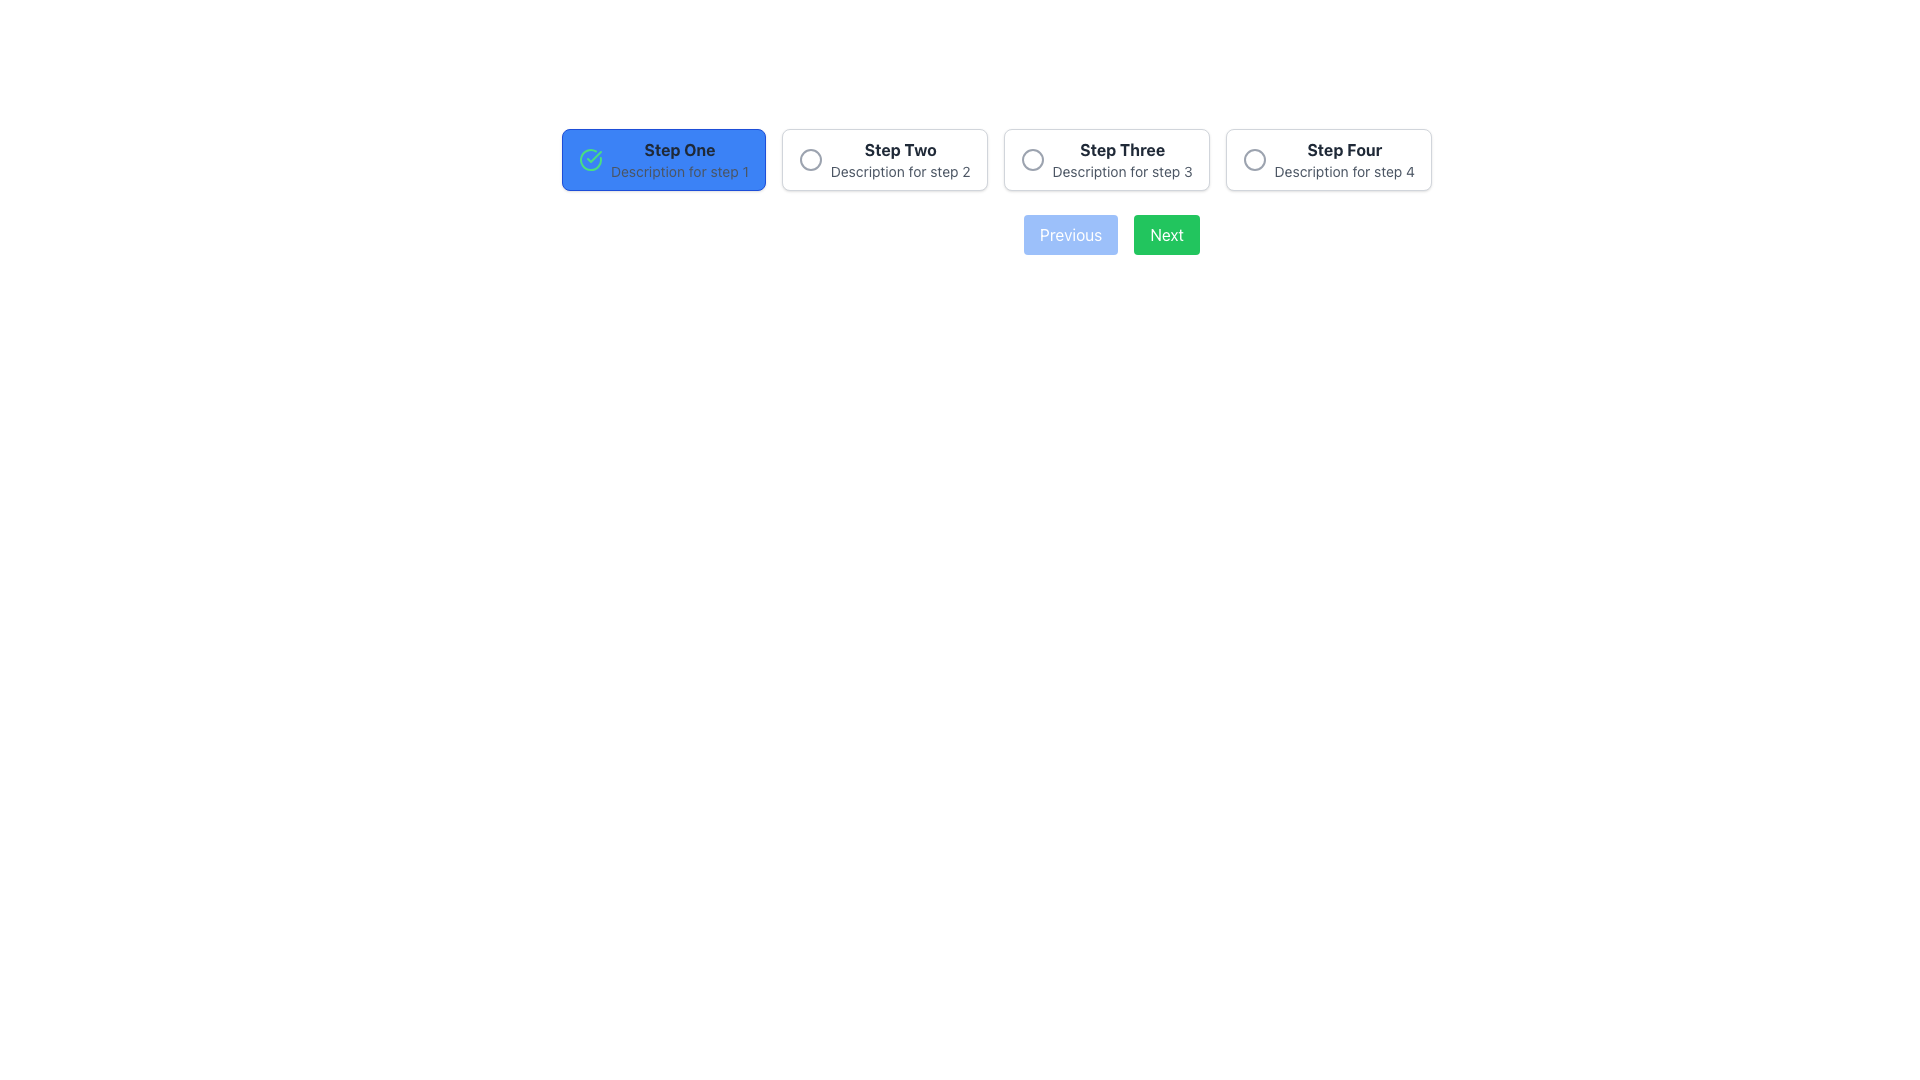 Image resolution: width=1920 pixels, height=1080 pixels. I want to click on the text label that contains the phrase 'Description for step 3', which is located underneath the heading 'Step Three' in the step sequence, so click(1122, 171).